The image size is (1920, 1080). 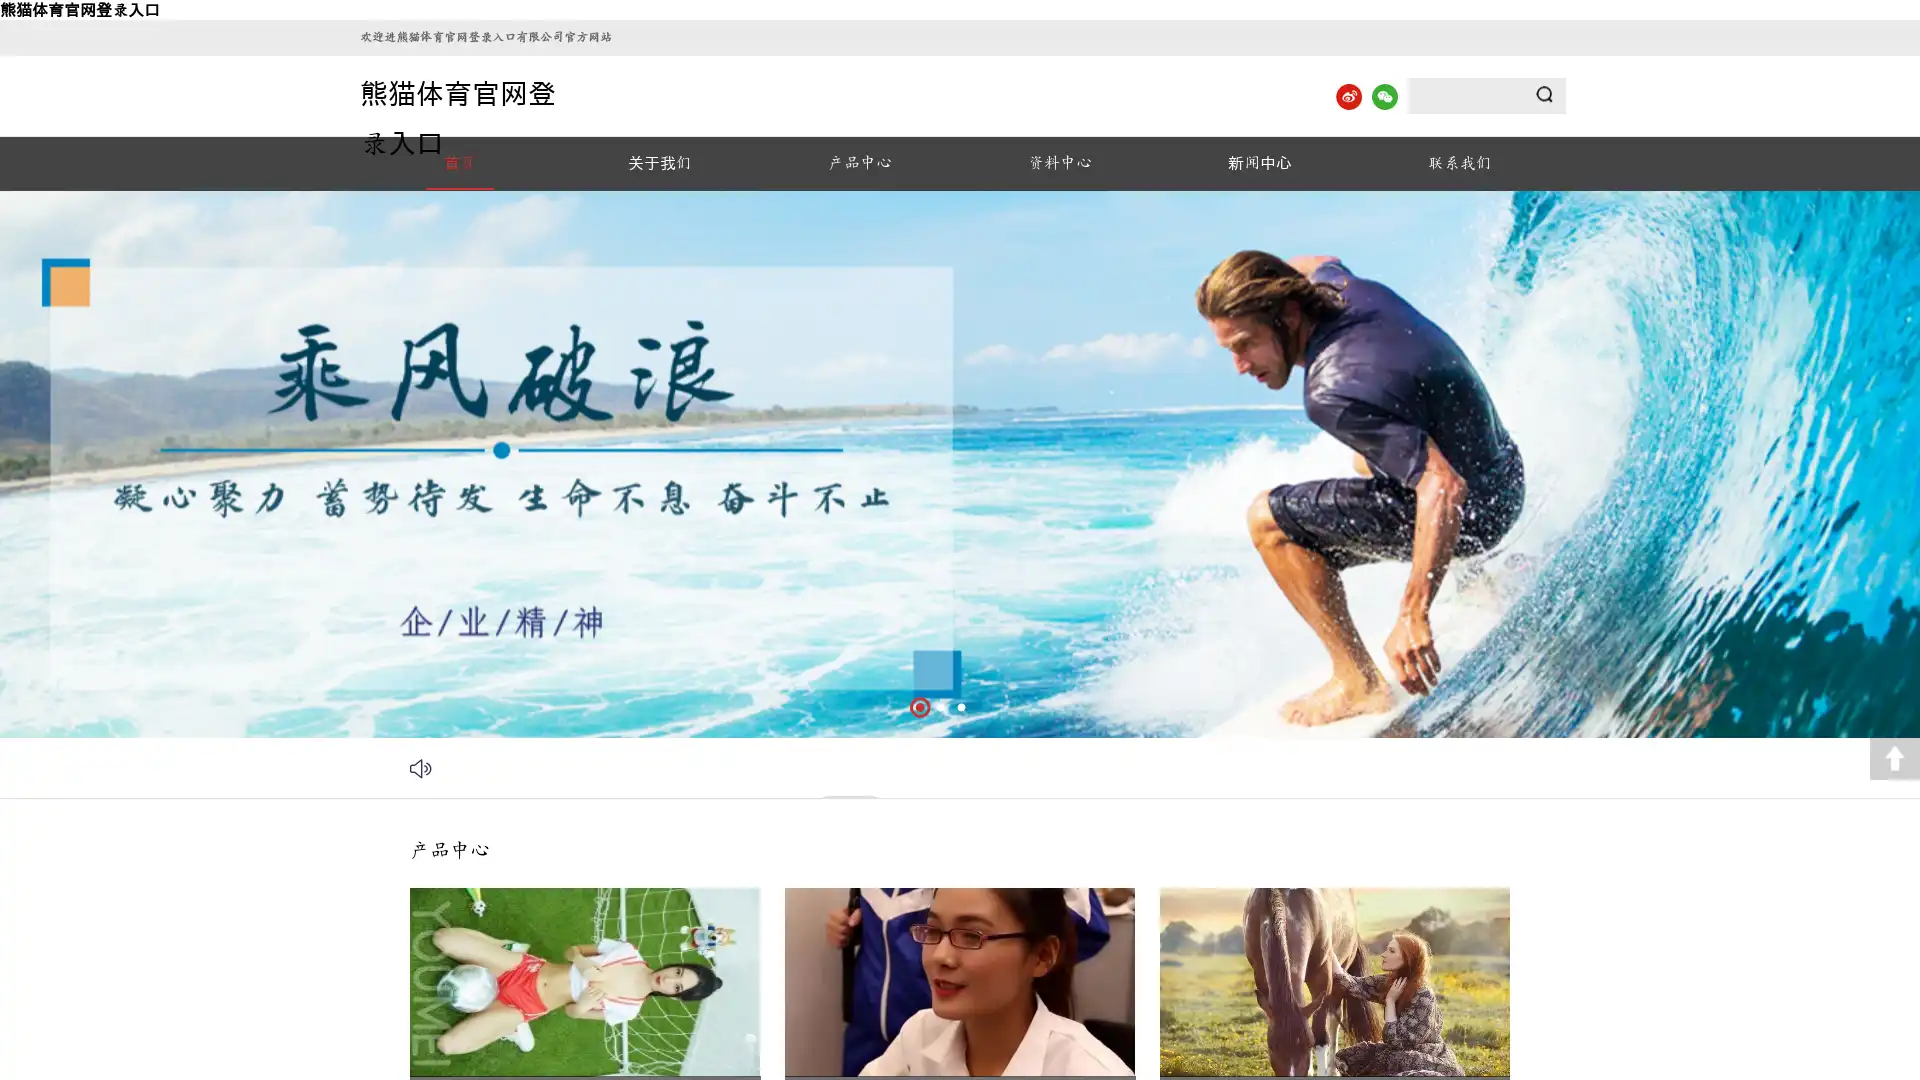 What do you see at coordinates (1544, 95) in the screenshot?
I see `Submit` at bounding box center [1544, 95].